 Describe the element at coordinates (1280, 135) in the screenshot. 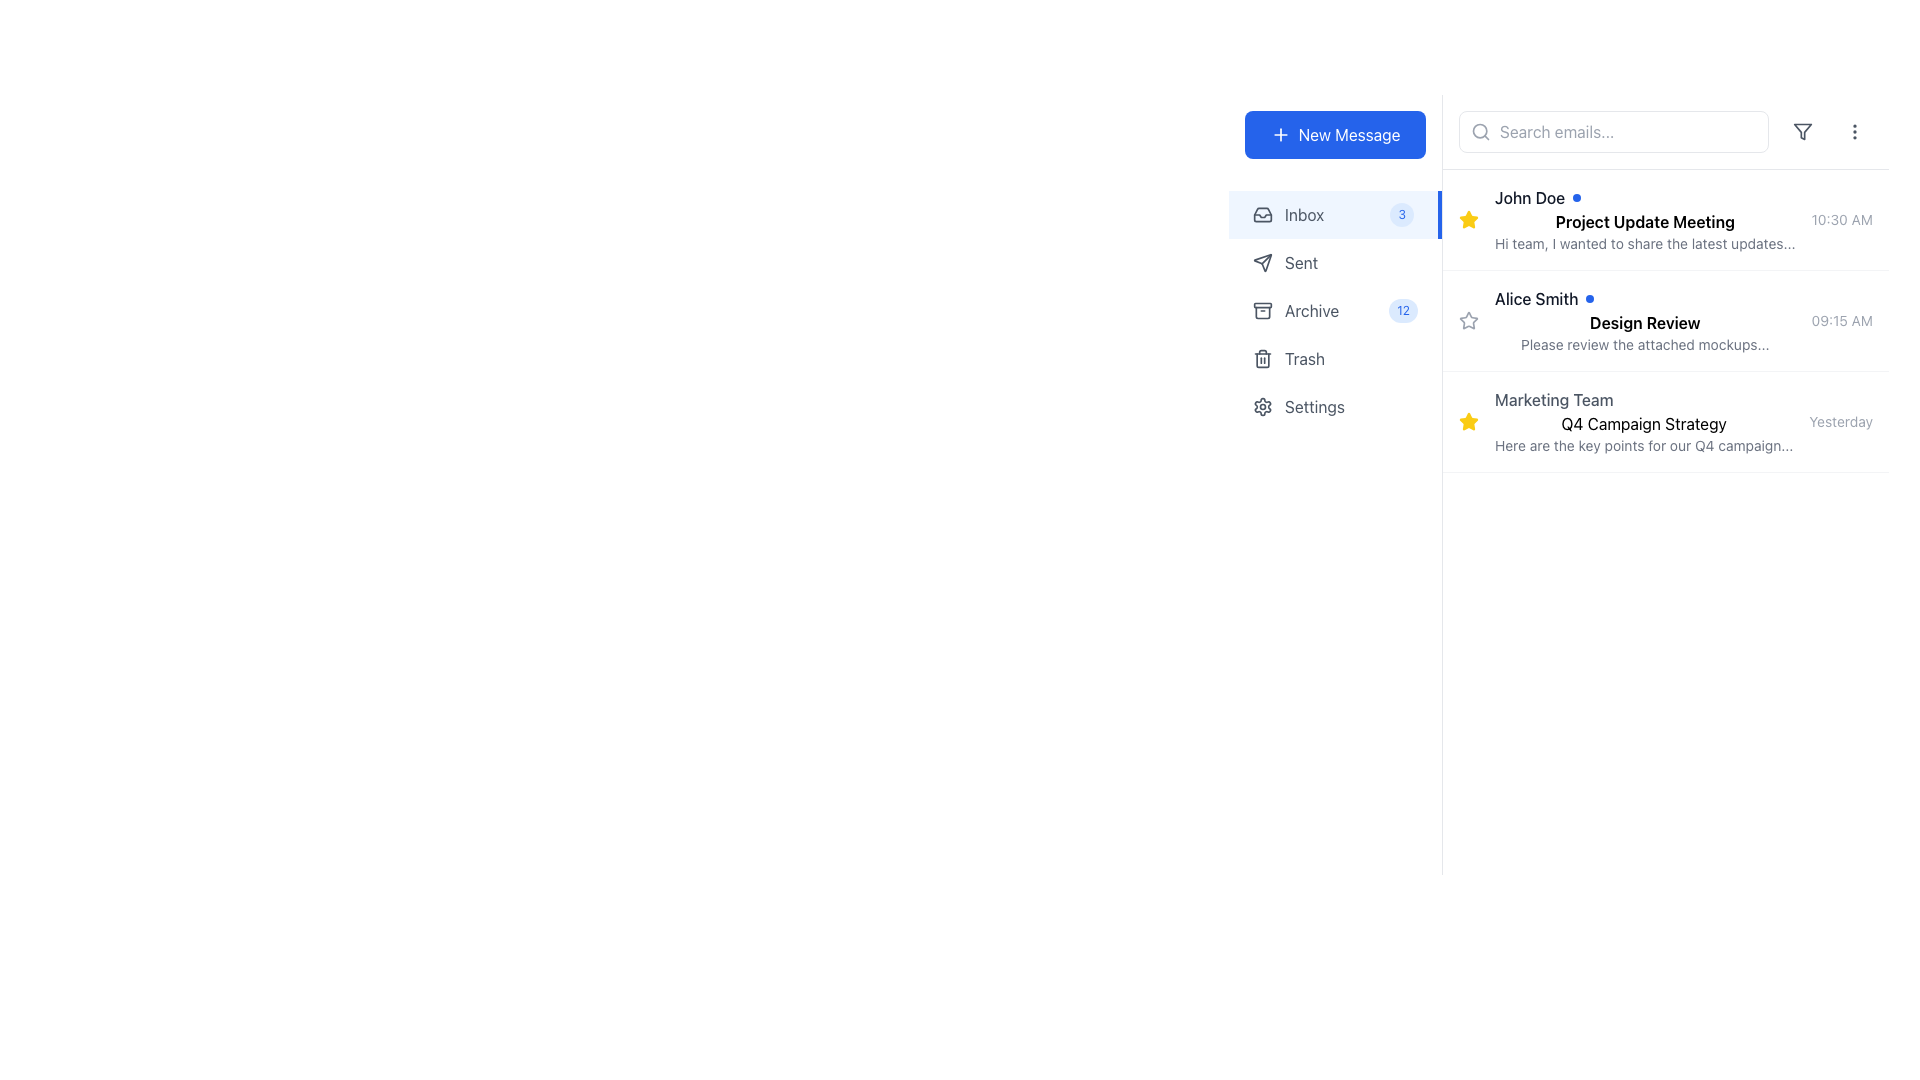

I see `the plus sign icon within the 'New Message' button` at that location.